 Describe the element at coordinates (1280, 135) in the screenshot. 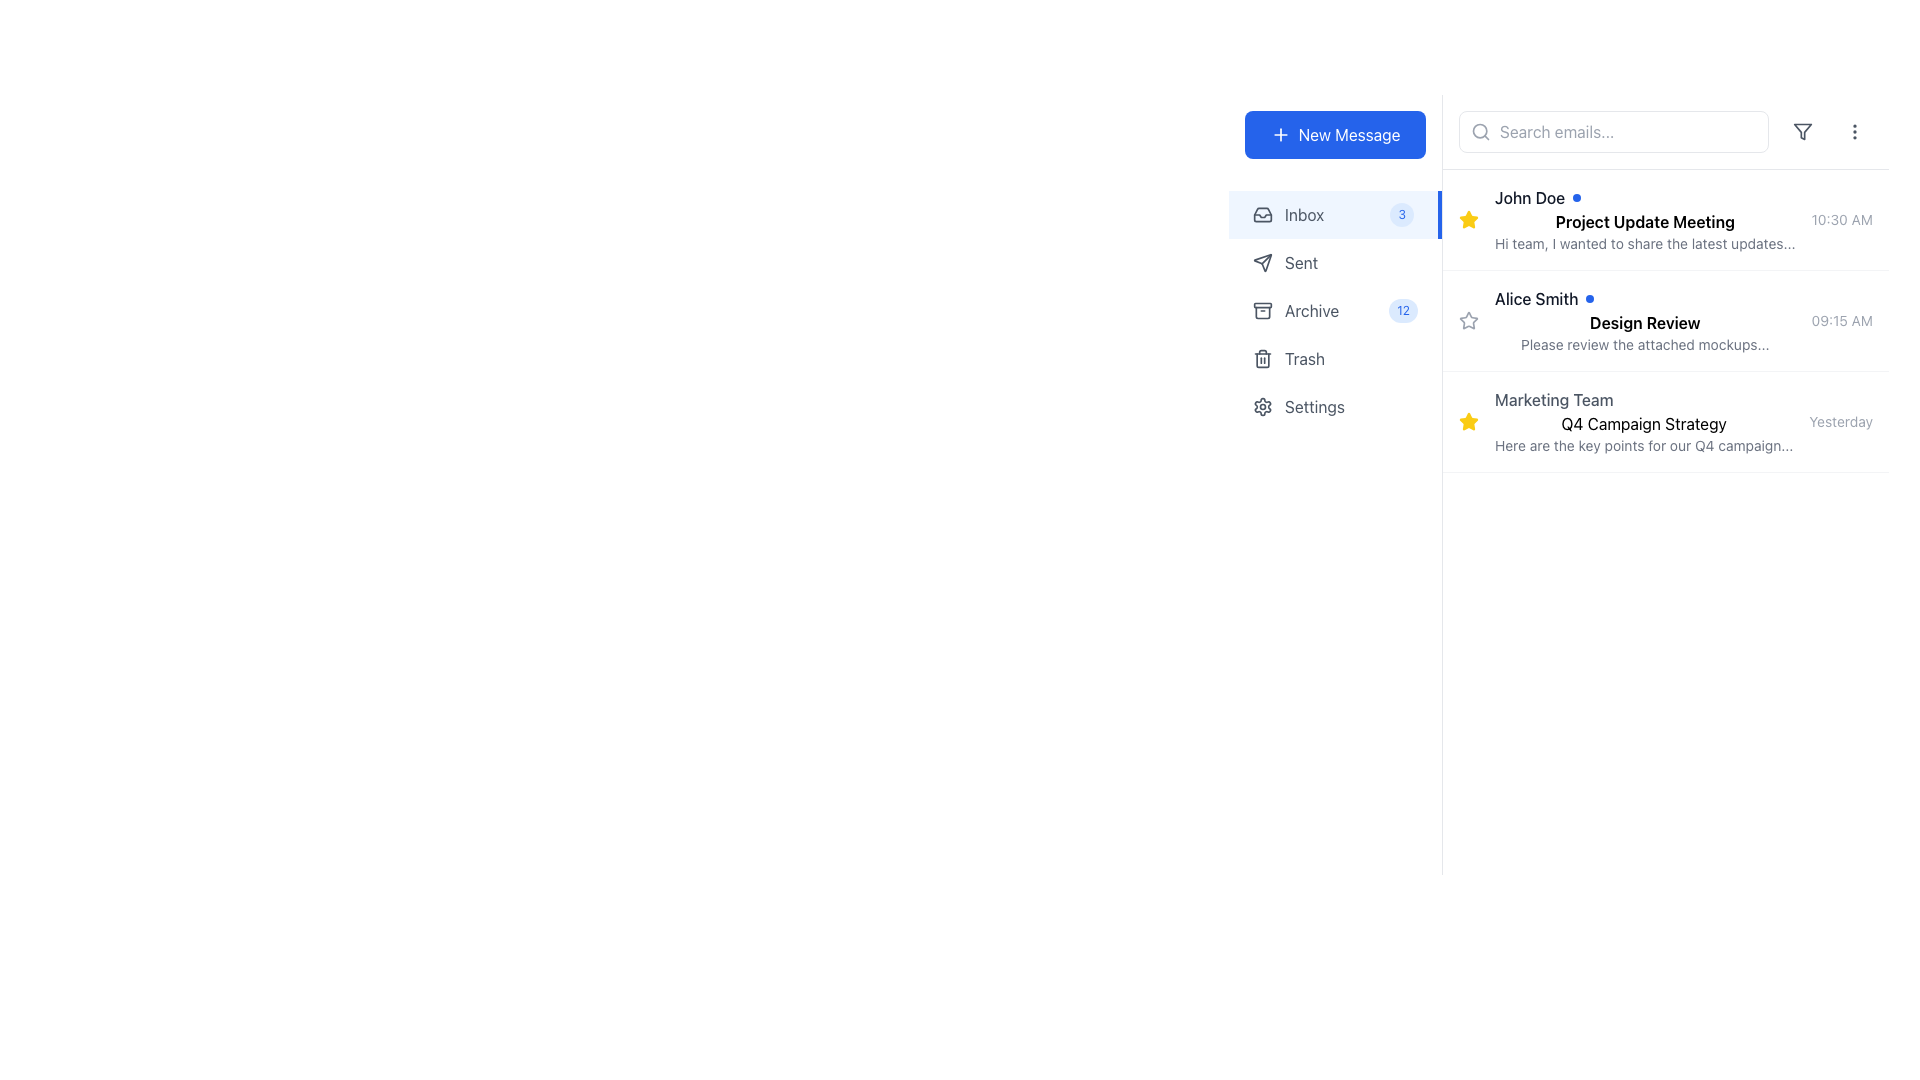

I see `the plus sign icon within the 'New Message' button` at that location.